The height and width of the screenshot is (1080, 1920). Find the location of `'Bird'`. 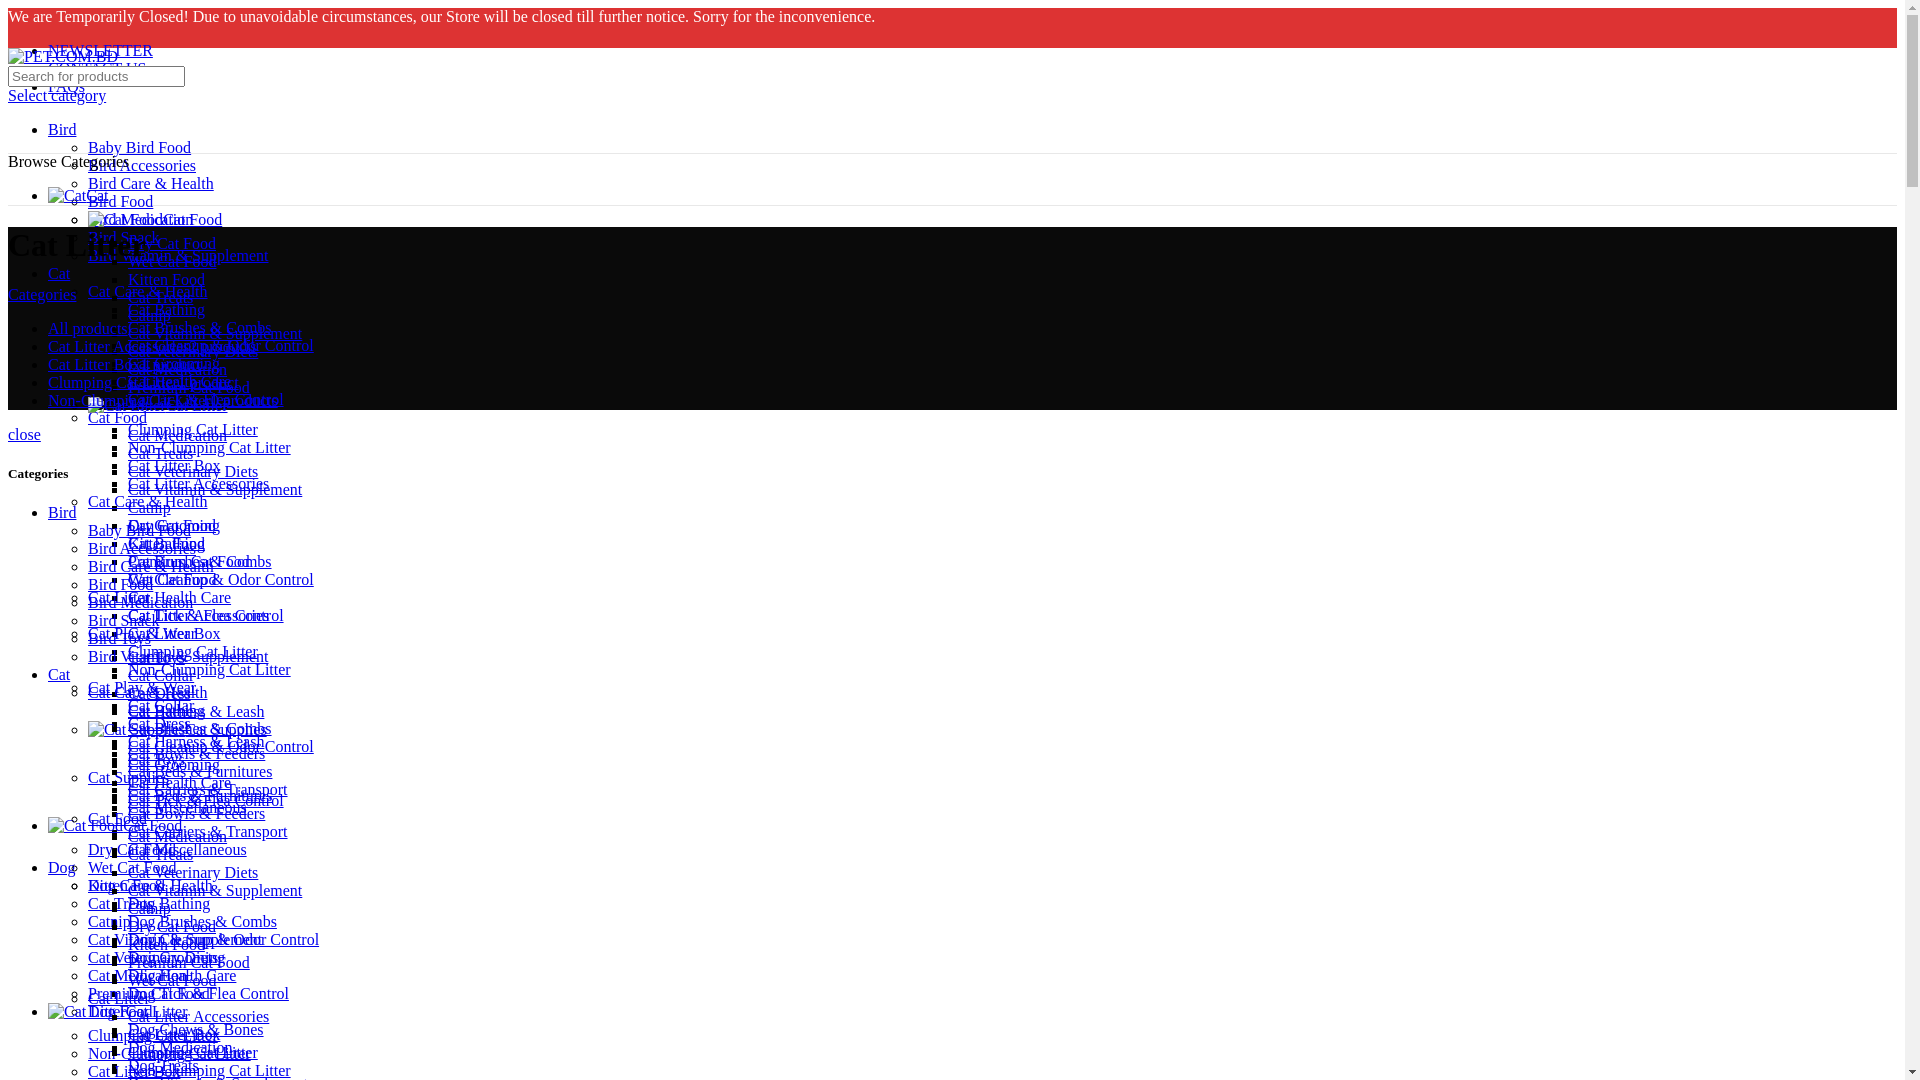

'Bird' is located at coordinates (62, 129).